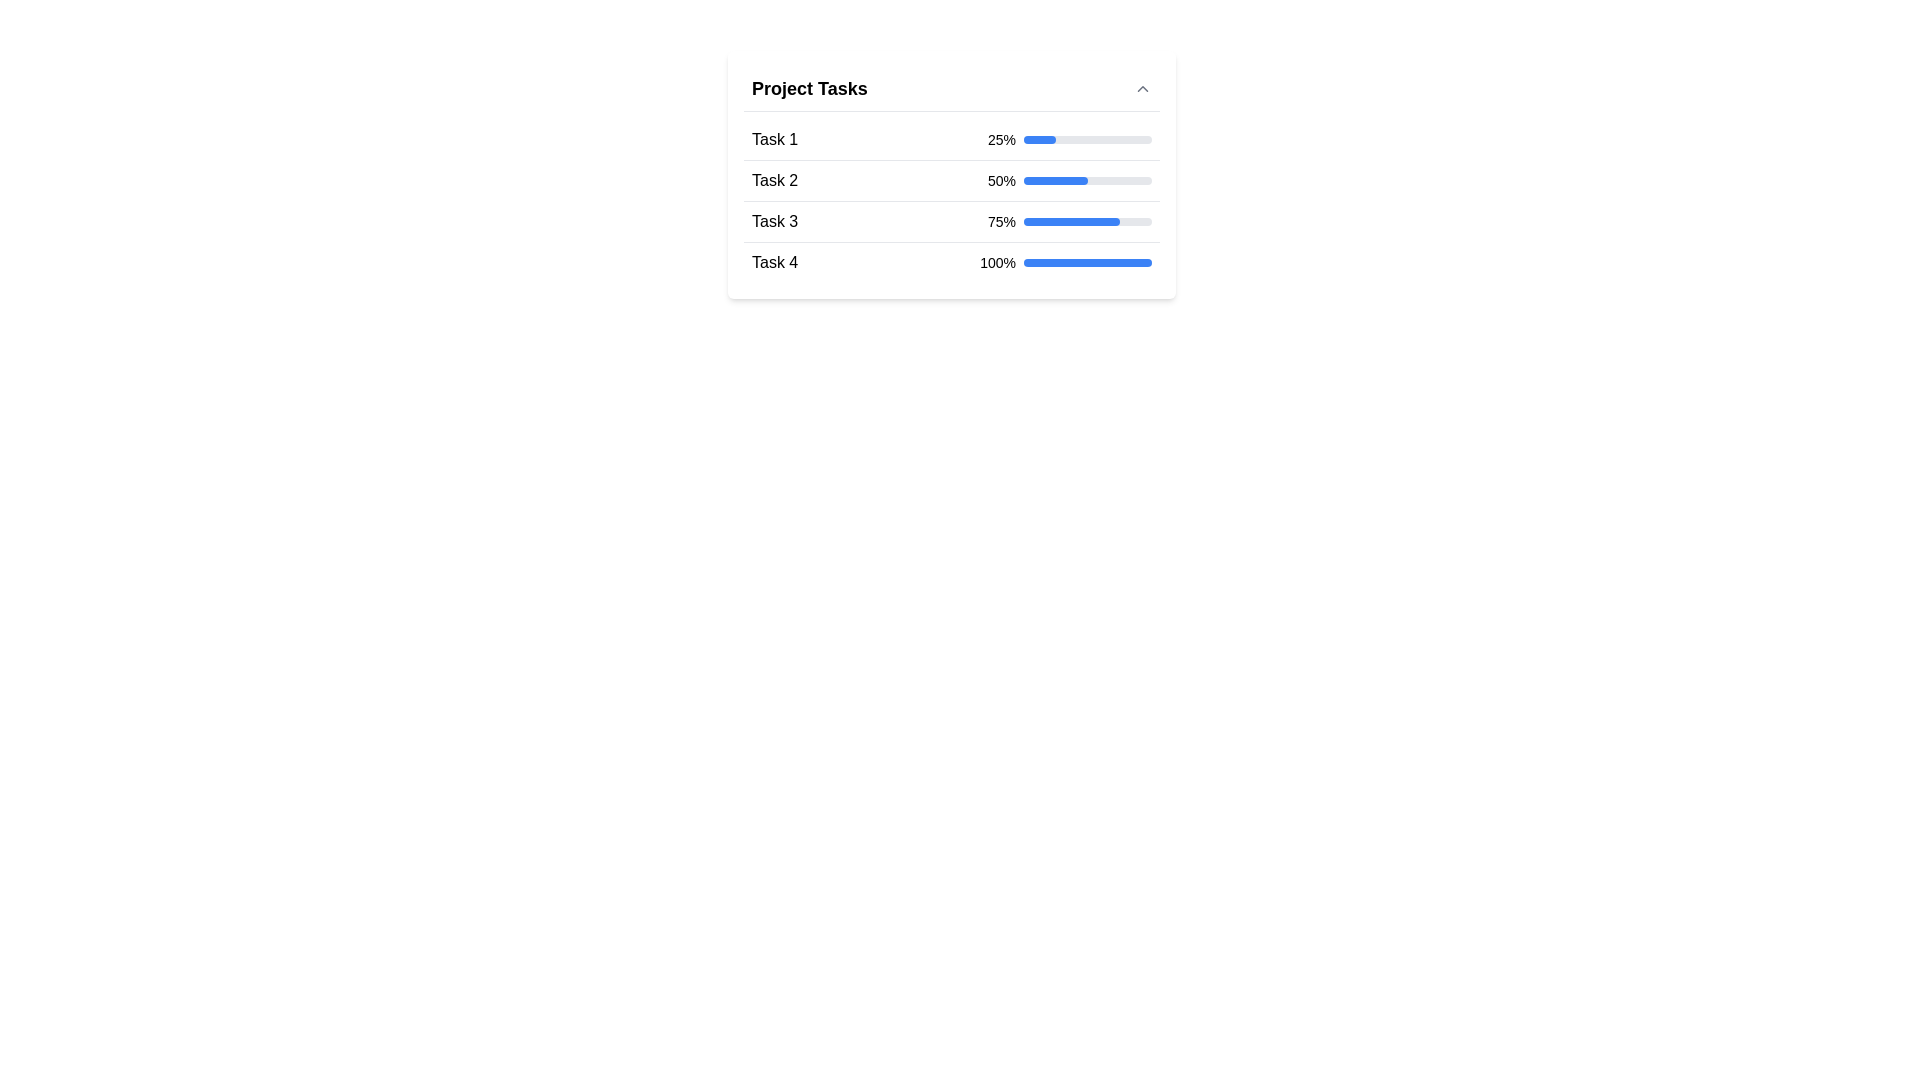 The height and width of the screenshot is (1080, 1920). What do you see at coordinates (1087, 222) in the screenshot?
I see `the progress bar representing Task 3, which visually indicates a 75% completion level and is located to the right of the '75%' label` at bounding box center [1087, 222].